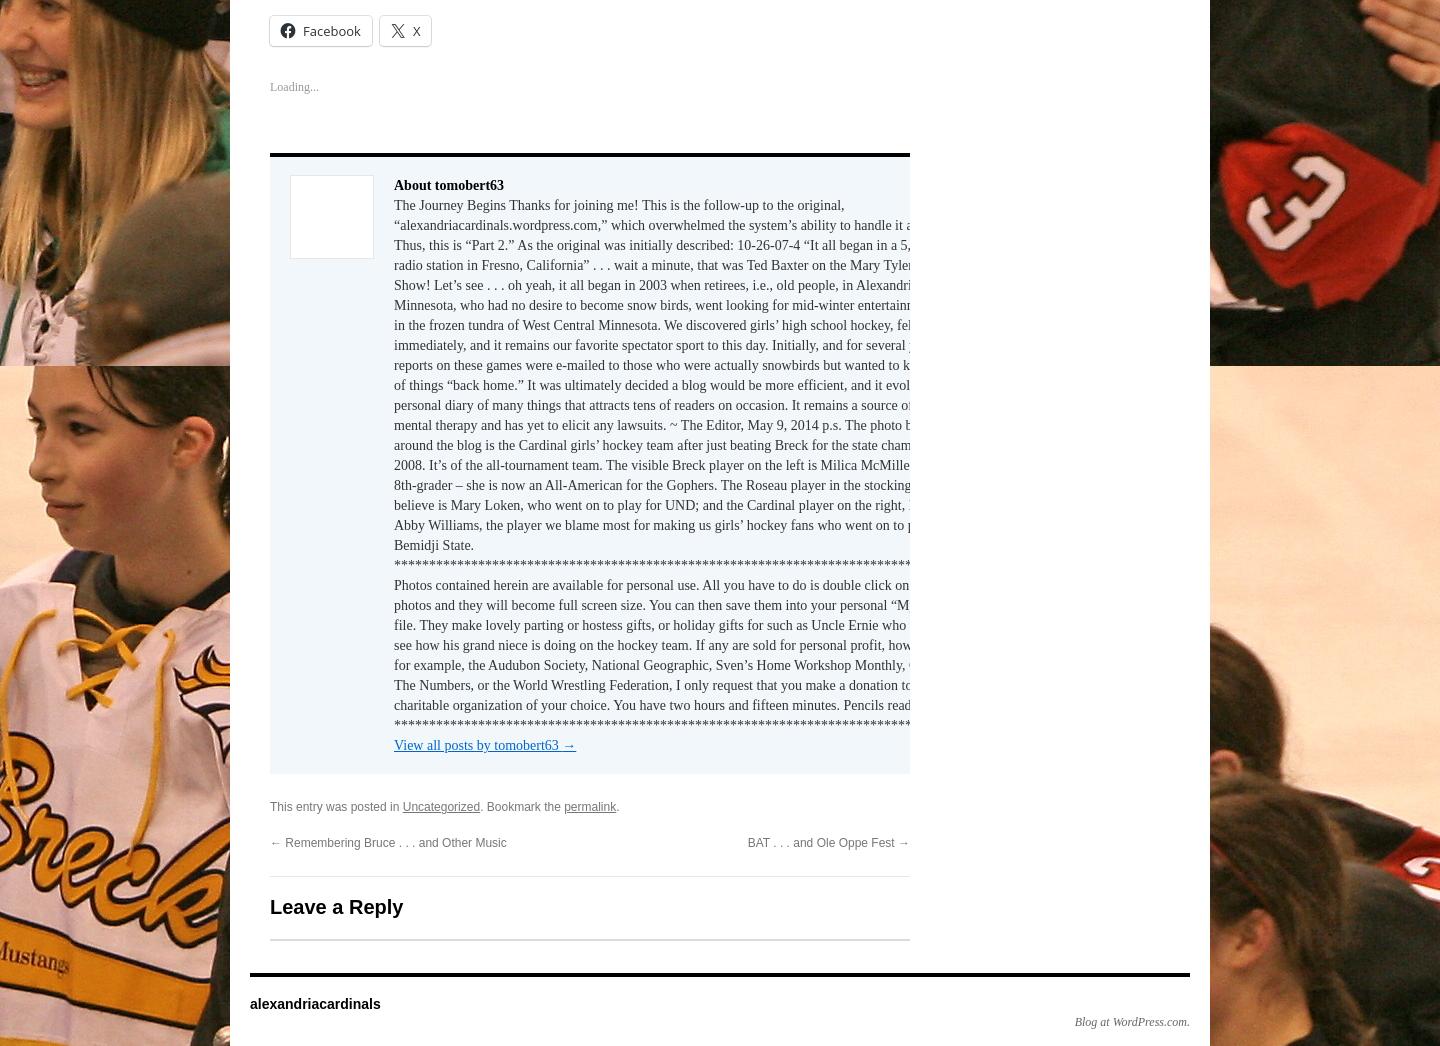 The width and height of the screenshot is (1440, 1046). What do you see at coordinates (248, 999) in the screenshot?
I see `'alexandriacardinals'` at bounding box center [248, 999].